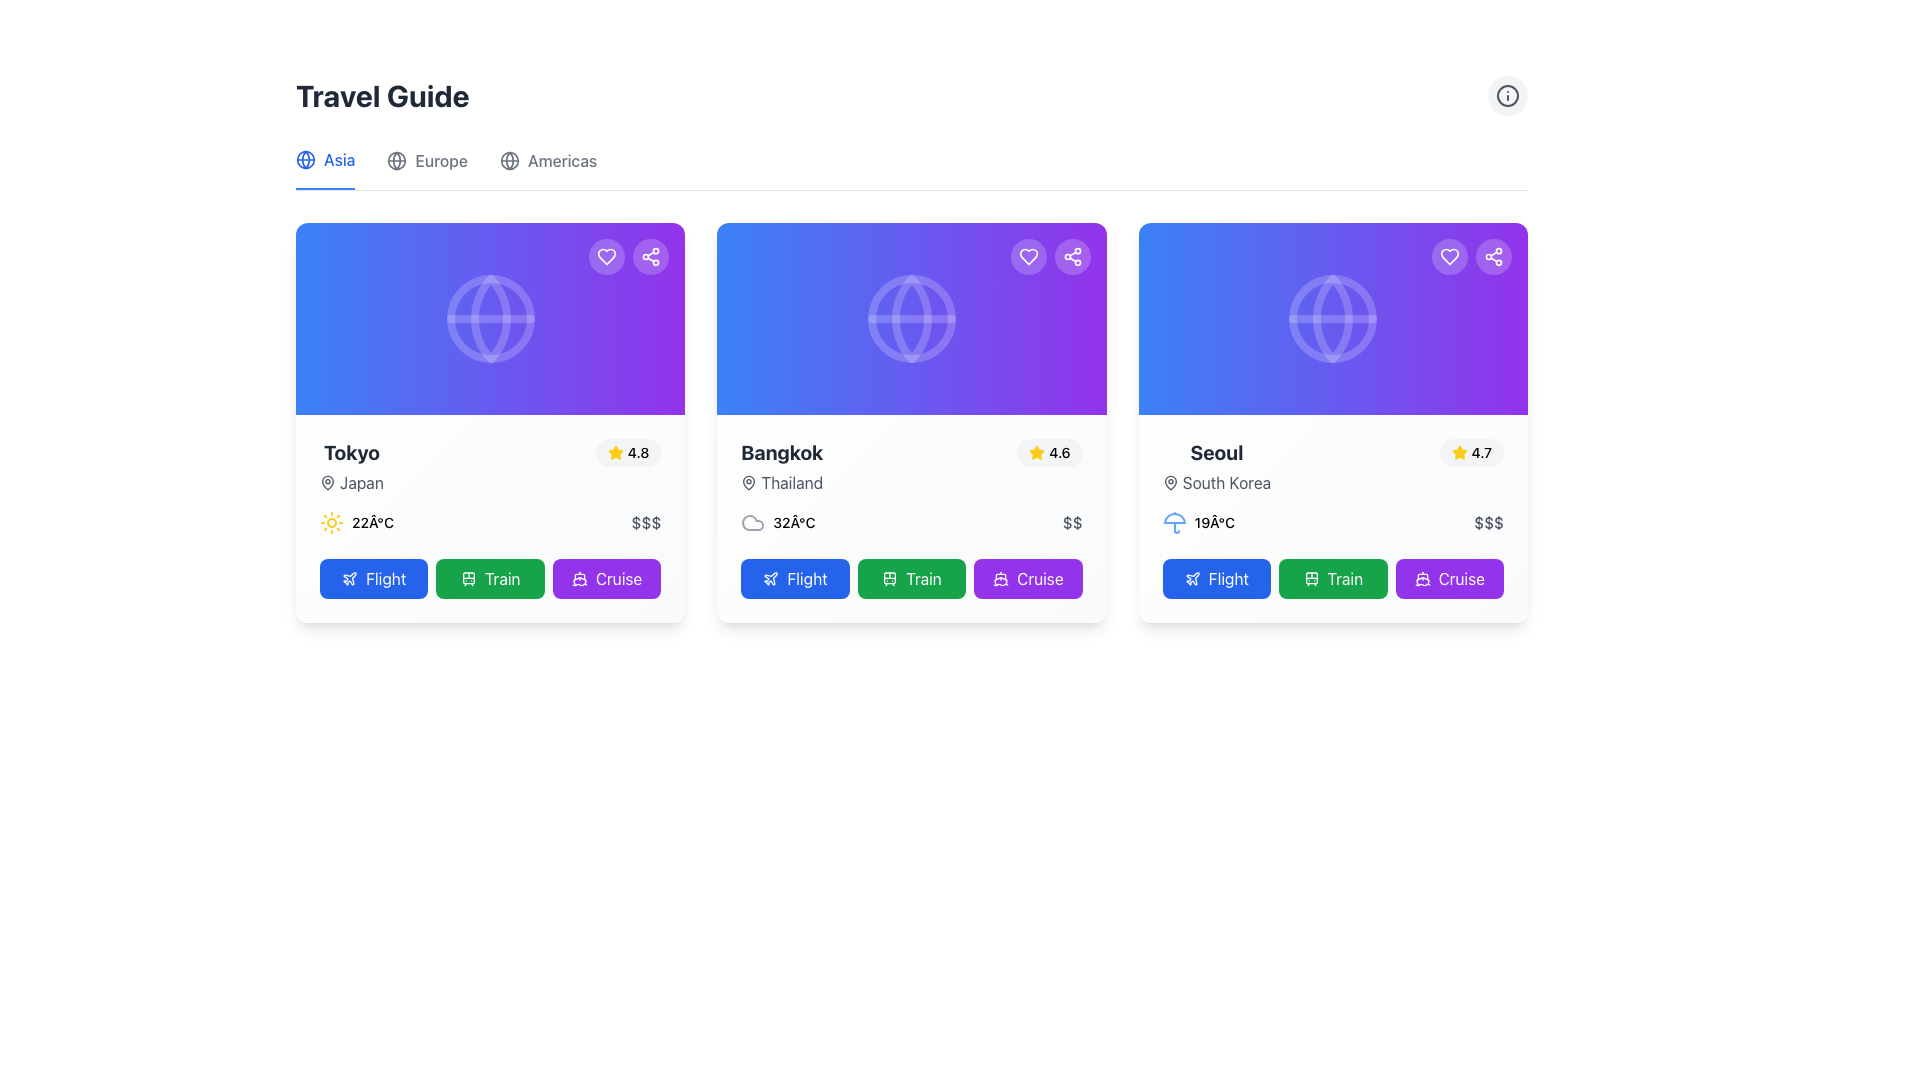  I want to click on the decorative or functional icon located in the third card on the right in the interface, specifically in the 'Seoul' section to the left of the 'South Korea' text, so click(1170, 482).